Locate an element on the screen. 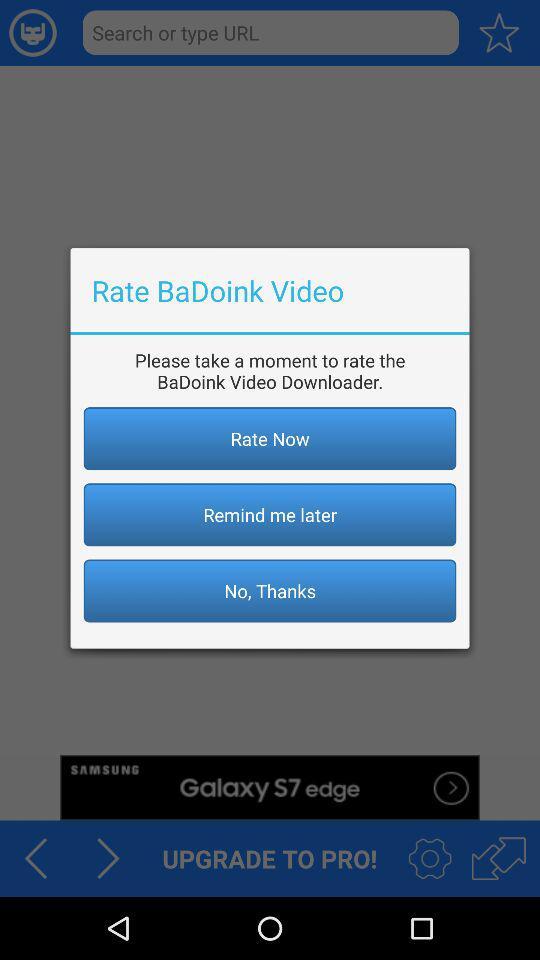  no, thanks icon is located at coordinates (270, 590).